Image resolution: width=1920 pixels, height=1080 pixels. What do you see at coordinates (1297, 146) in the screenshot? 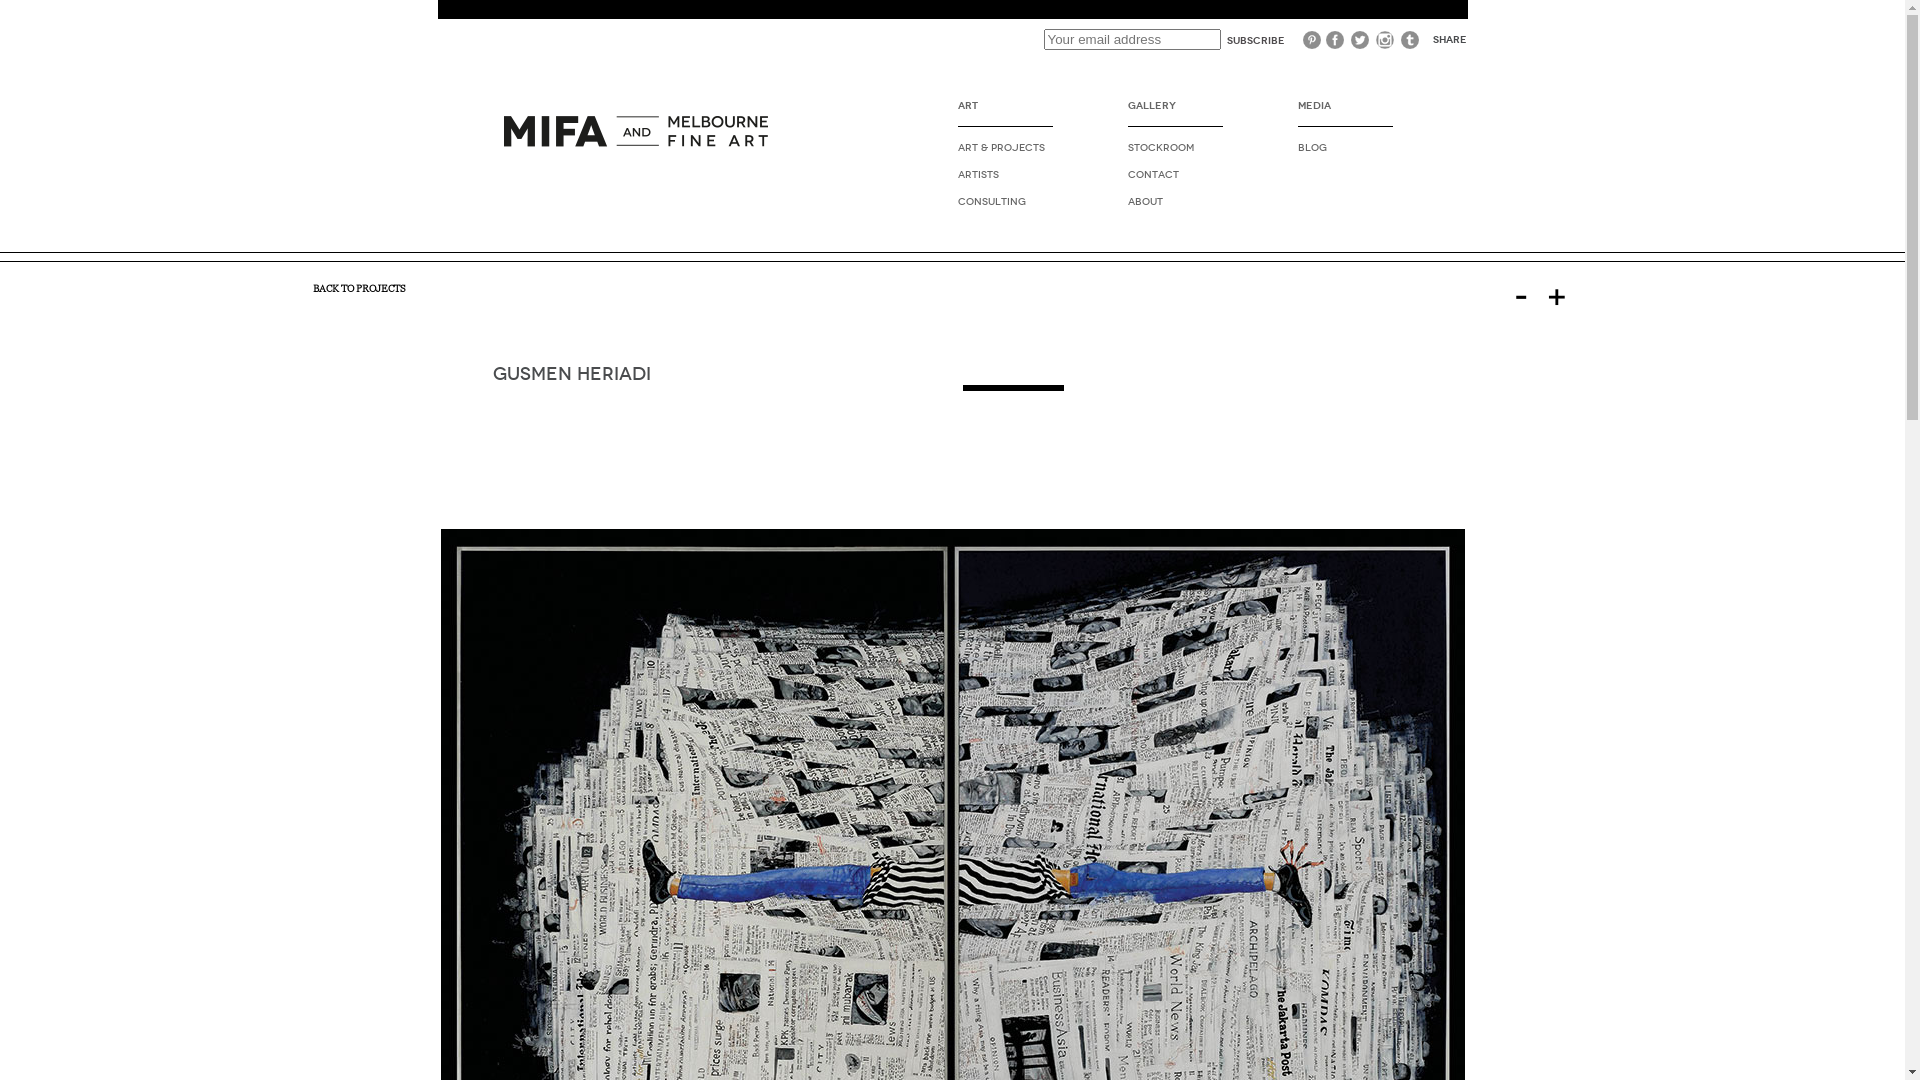
I see `'BLOG'` at bounding box center [1297, 146].